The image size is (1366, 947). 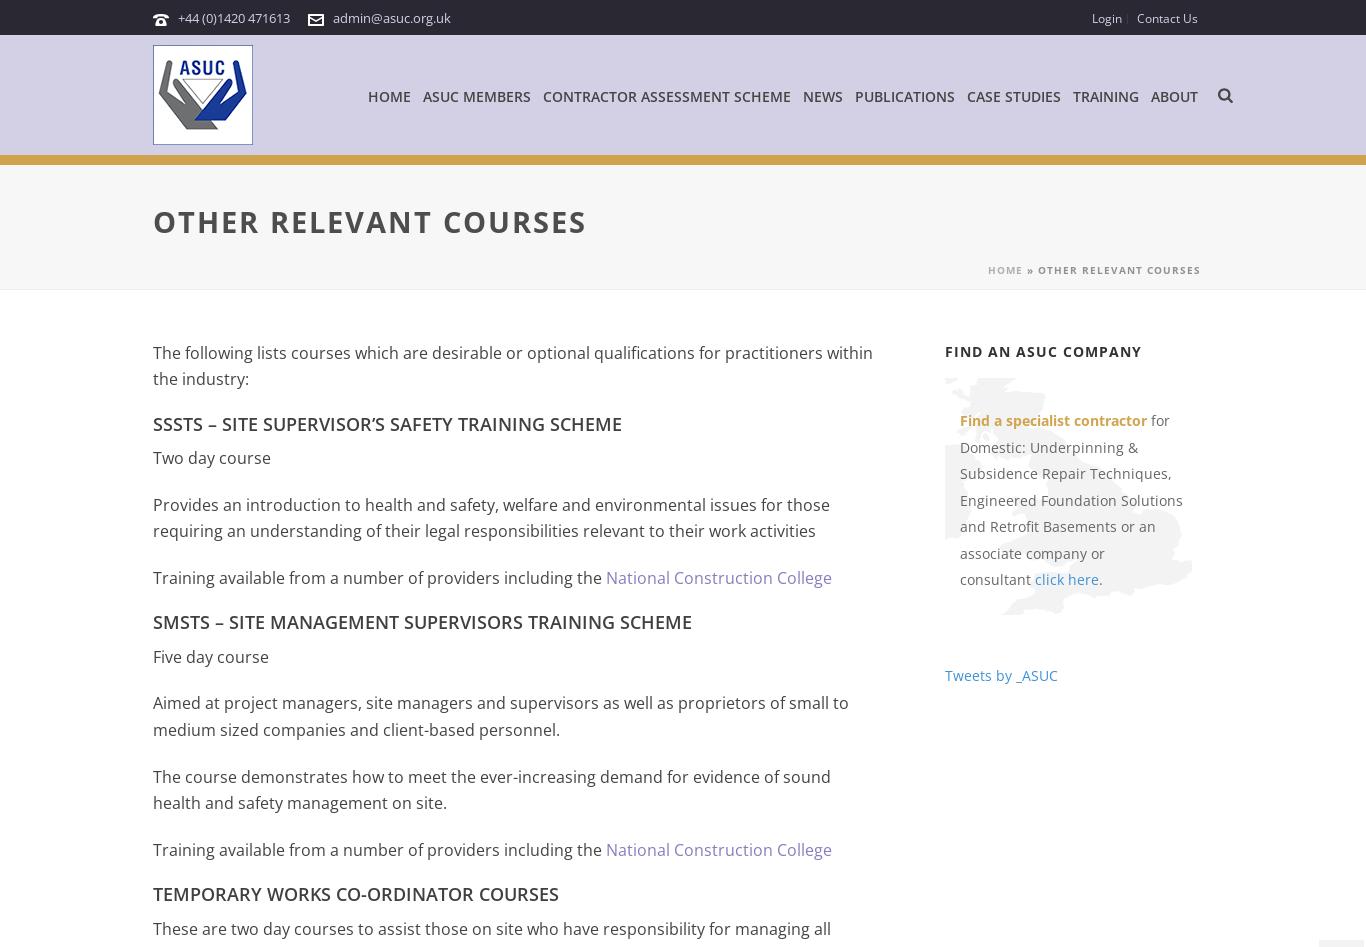 I want to click on 'Find a specialist contractor', so click(x=1052, y=420).